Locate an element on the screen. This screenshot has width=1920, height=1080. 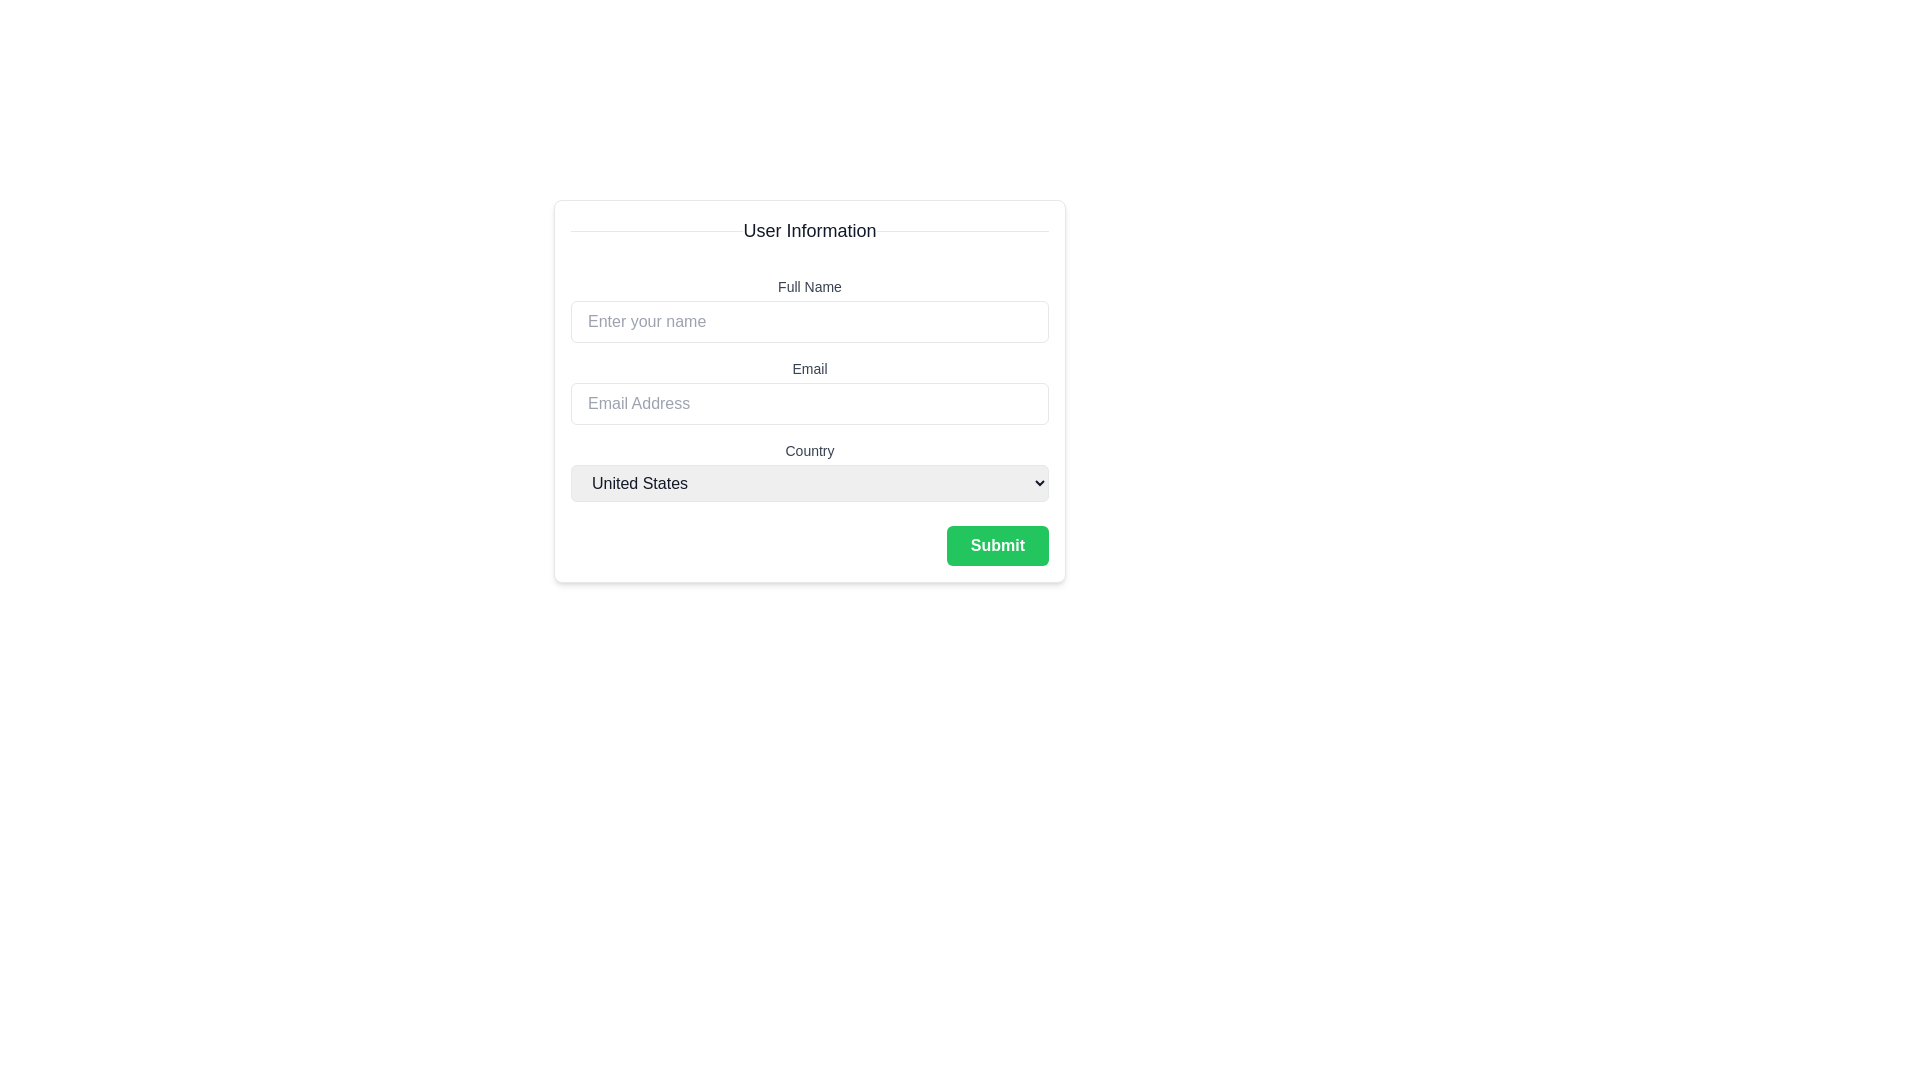
the form submission button located at the bottom-right of the form is located at coordinates (997, 546).